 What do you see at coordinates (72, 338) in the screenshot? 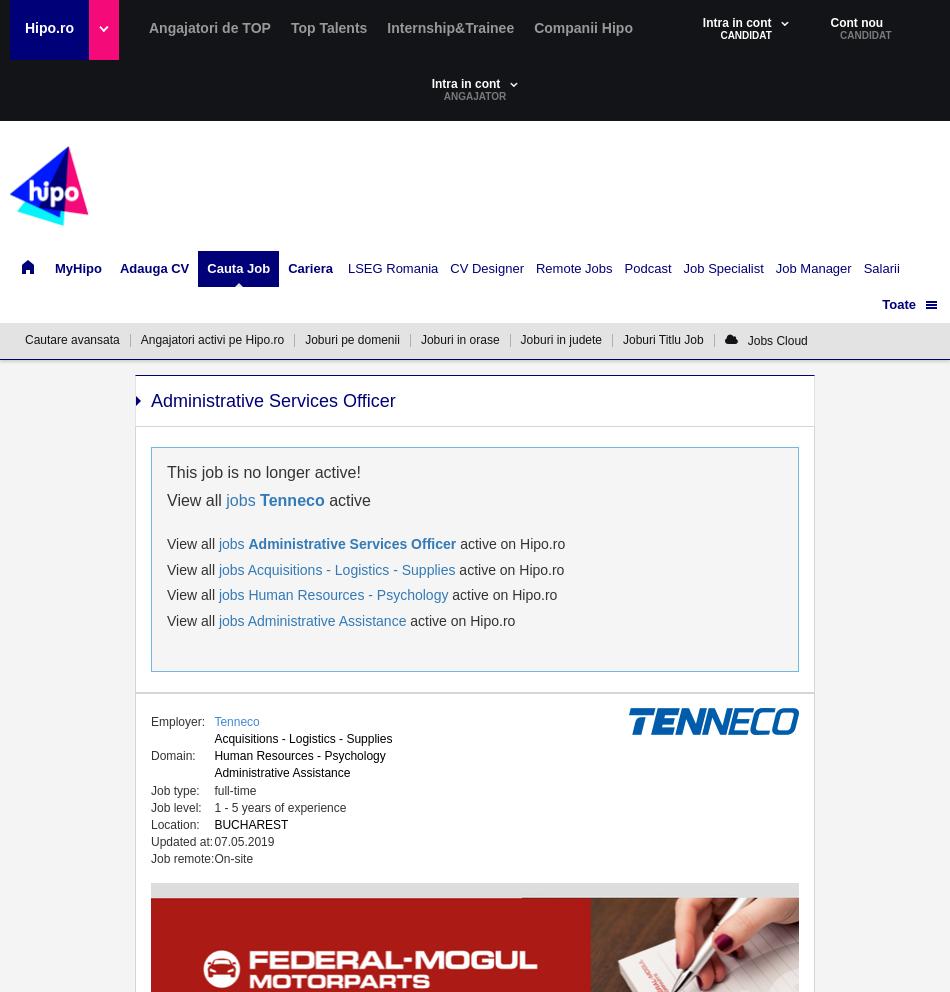
I see `'Cautare avansata'` at bounding box center [72, 338].